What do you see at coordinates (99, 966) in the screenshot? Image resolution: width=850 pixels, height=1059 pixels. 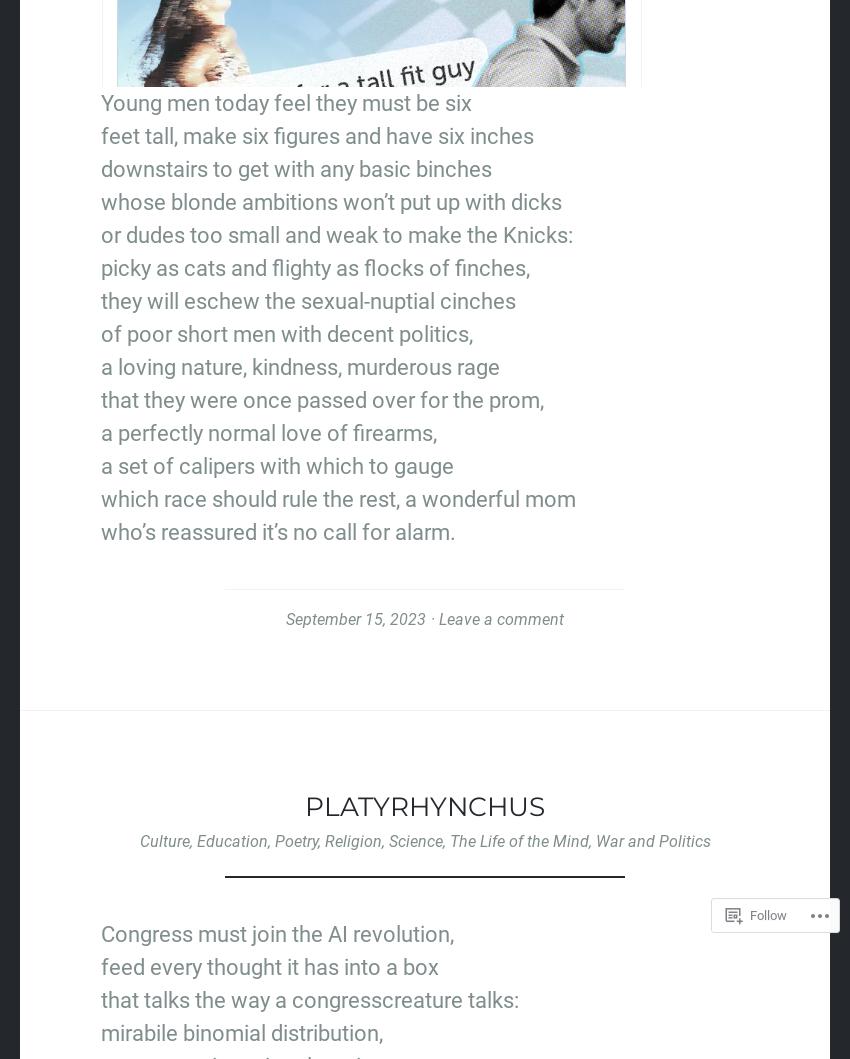 I see `'feed every thought it has into a box'` at bounding box center [99, 966].